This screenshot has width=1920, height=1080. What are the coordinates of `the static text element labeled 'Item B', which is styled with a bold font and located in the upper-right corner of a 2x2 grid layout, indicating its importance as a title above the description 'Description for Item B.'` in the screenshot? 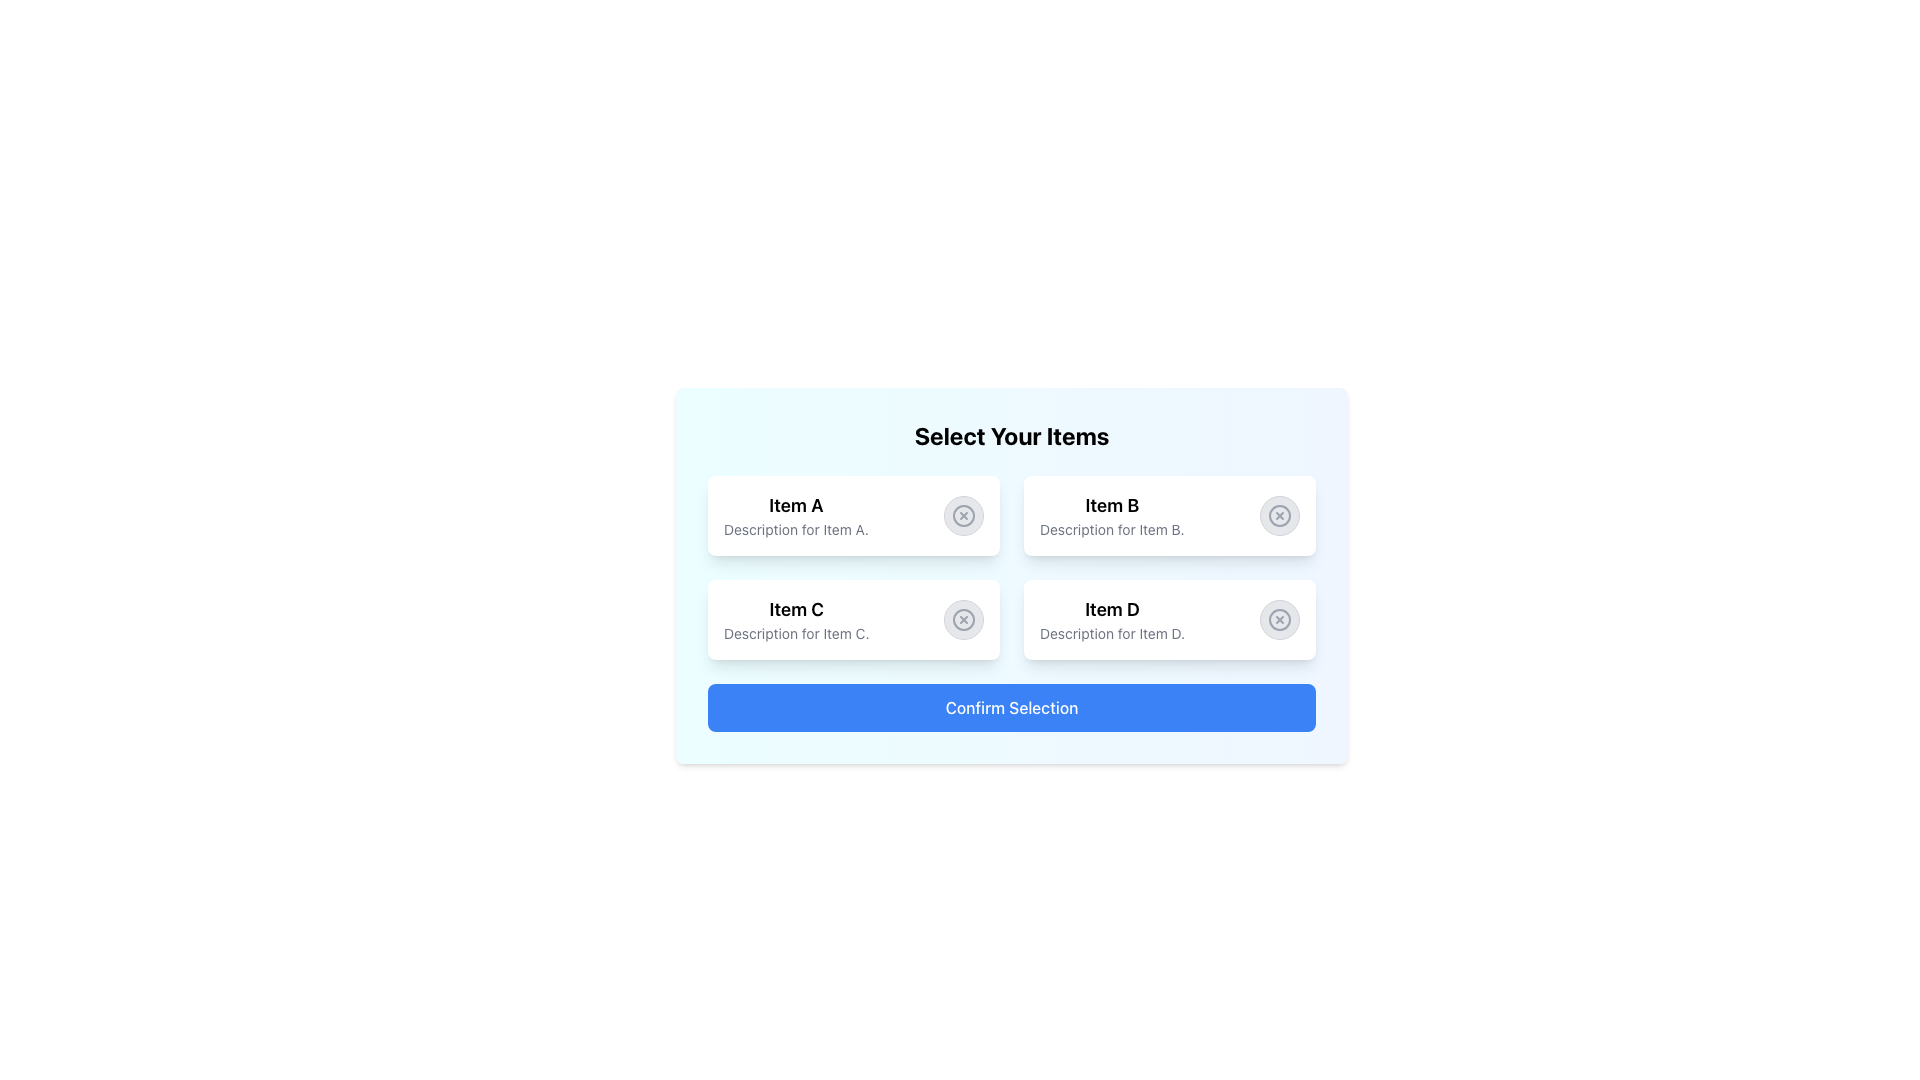 It's located at (1111, 504).